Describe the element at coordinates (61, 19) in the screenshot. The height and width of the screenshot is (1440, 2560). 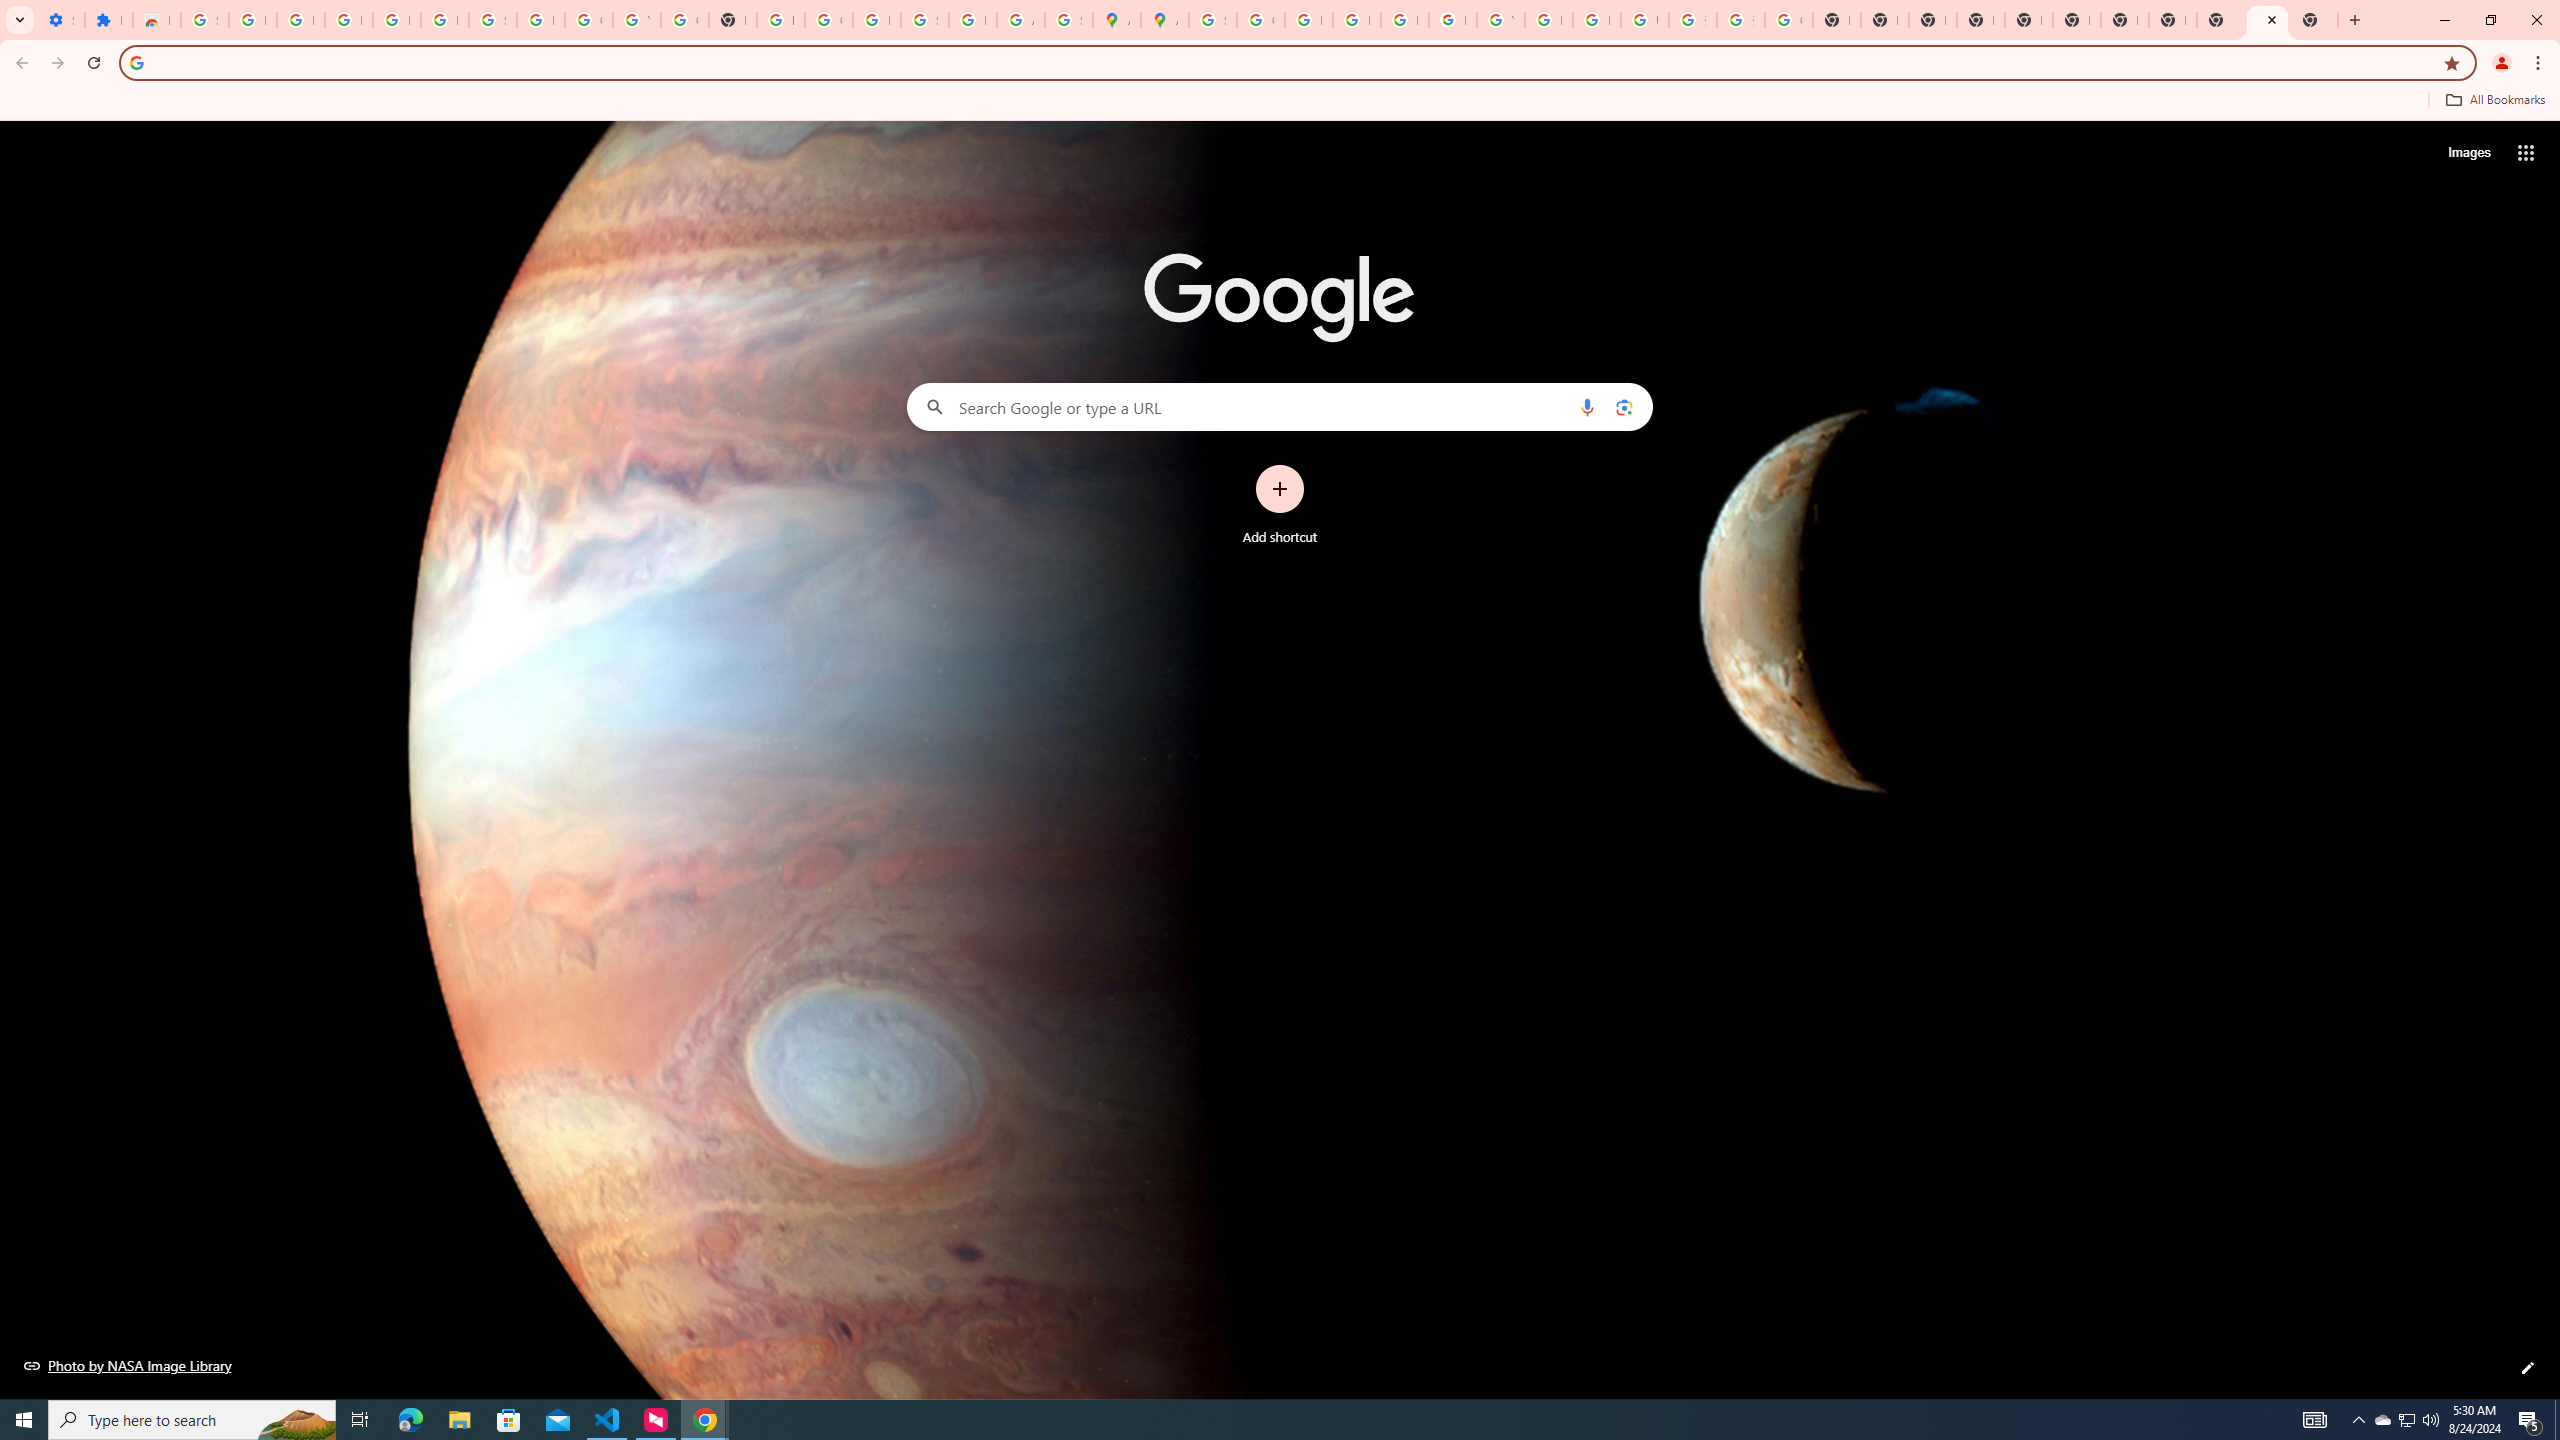
I see `'Settings - On startup'` at that location.